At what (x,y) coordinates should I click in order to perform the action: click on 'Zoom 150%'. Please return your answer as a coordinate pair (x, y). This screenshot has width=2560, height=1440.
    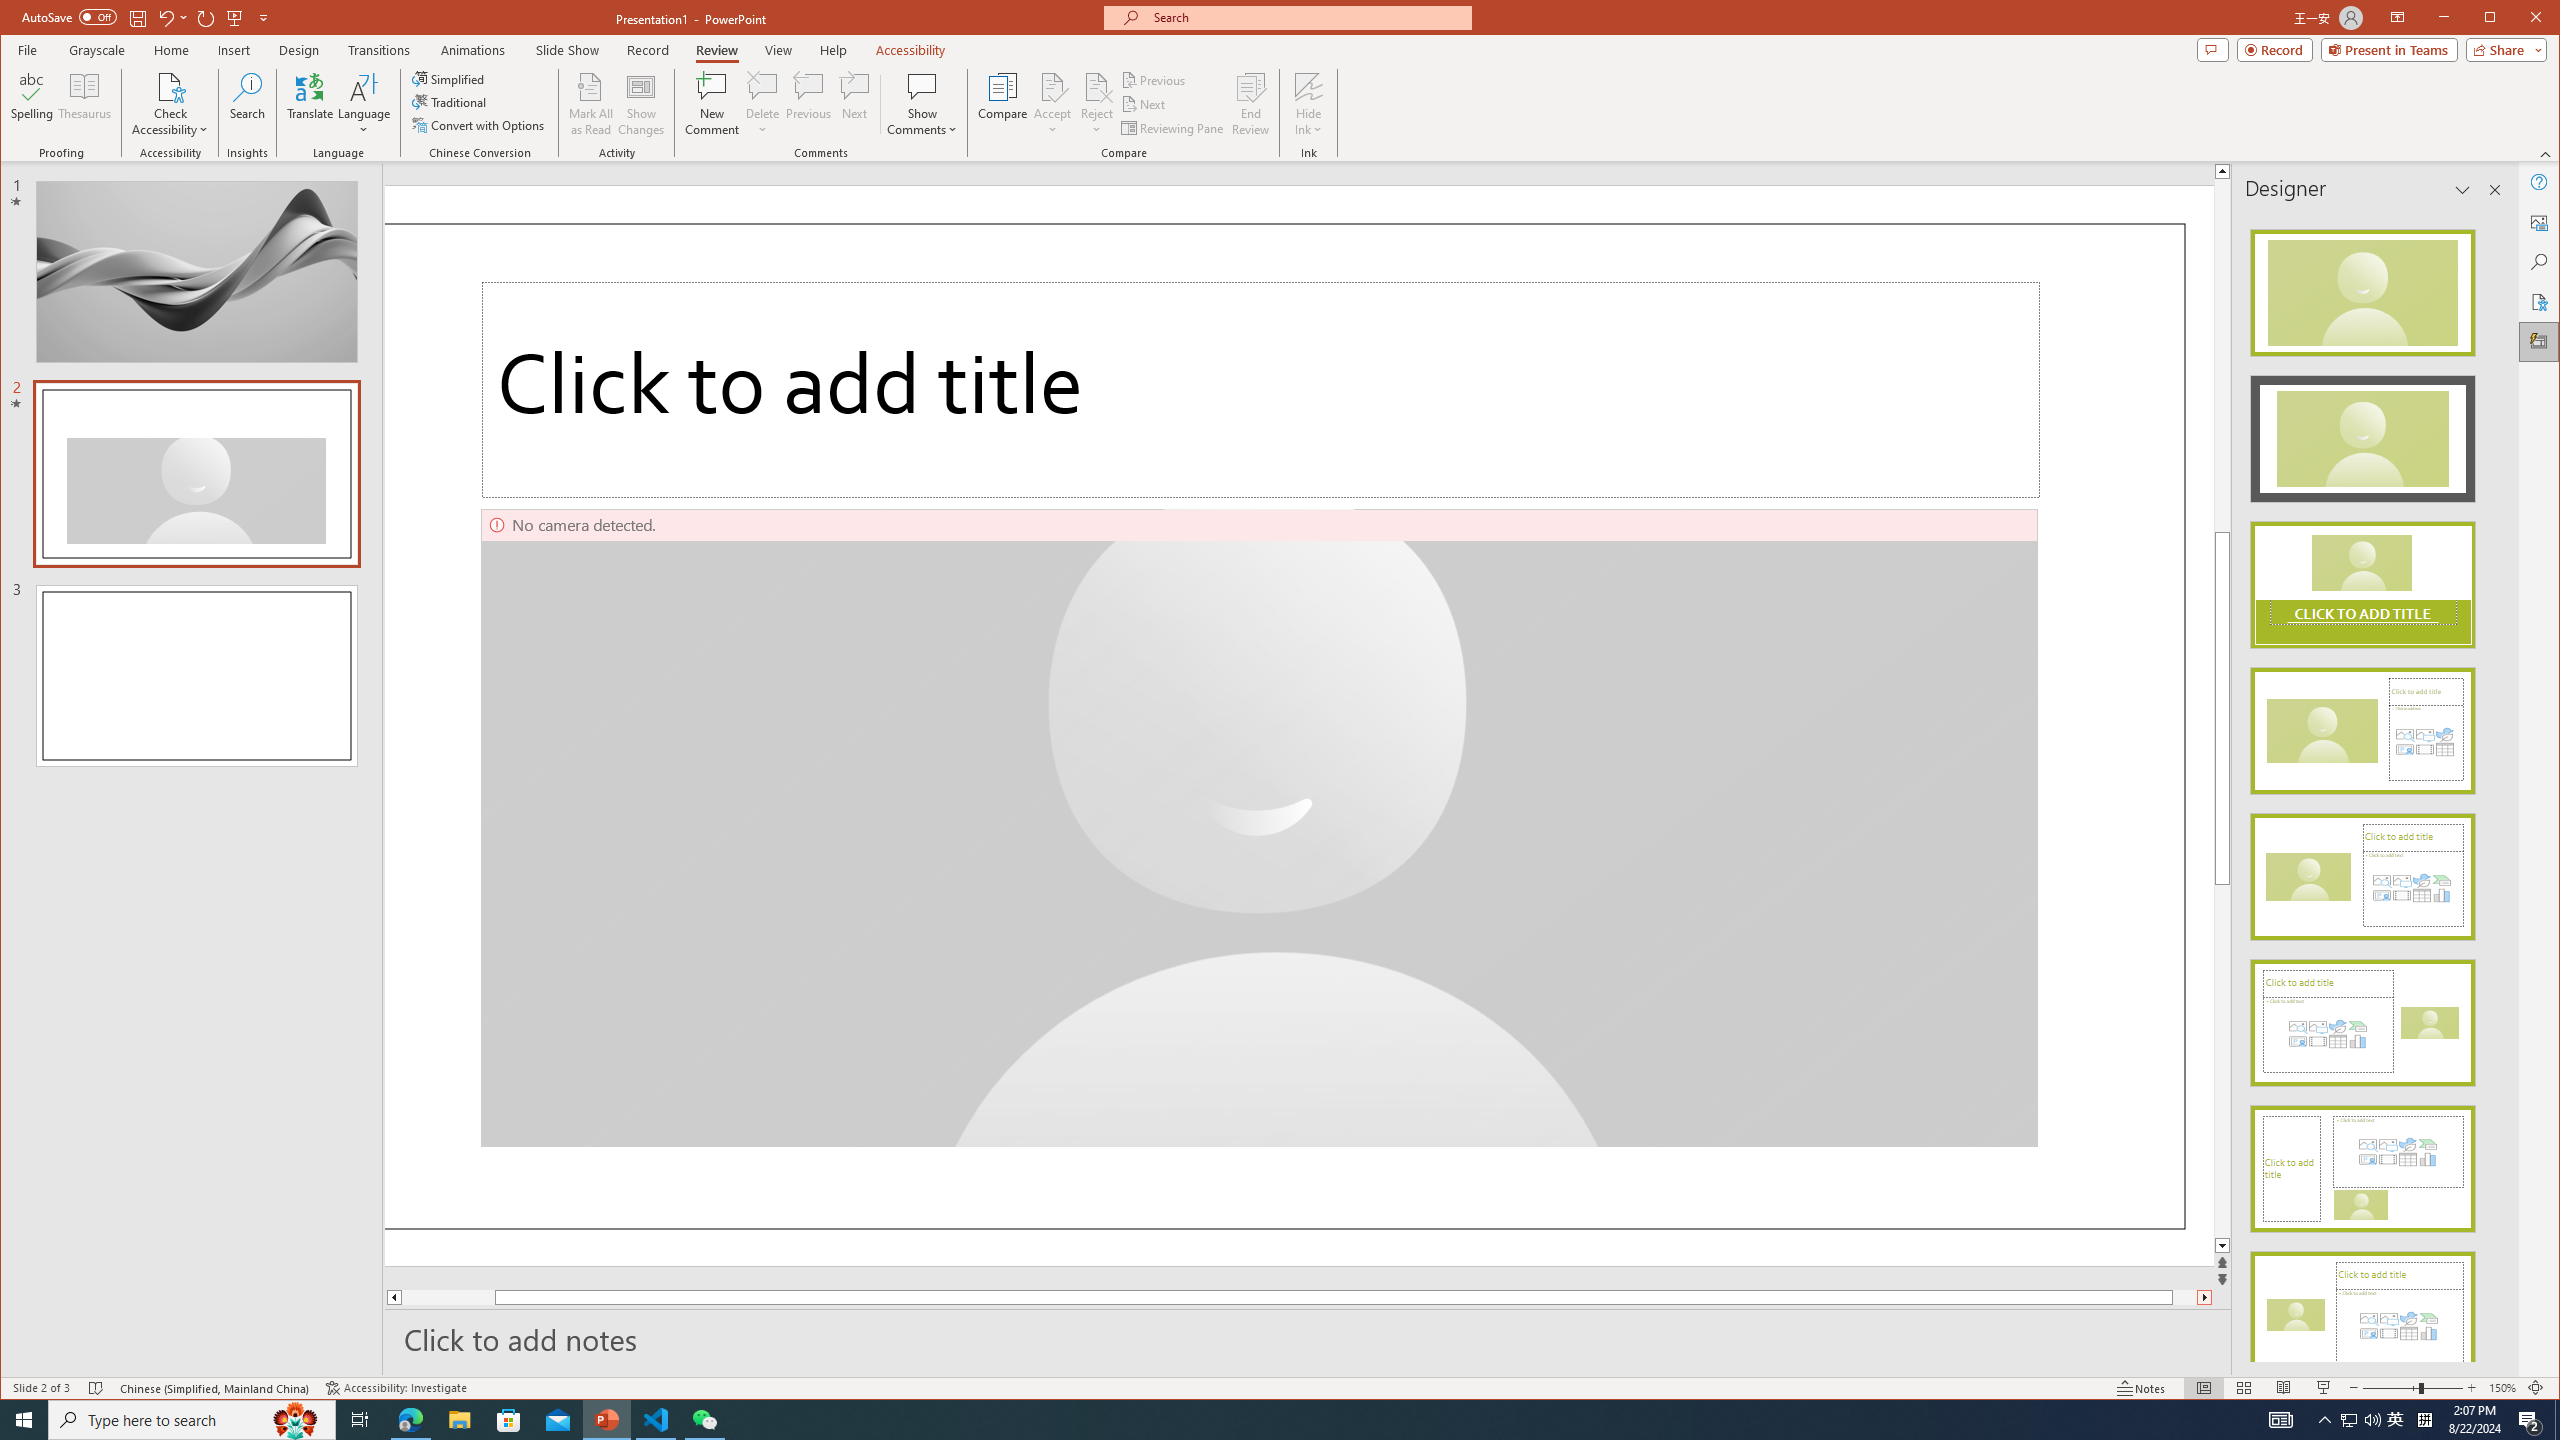
    Looking at the image, I should click on (2502, 1387).